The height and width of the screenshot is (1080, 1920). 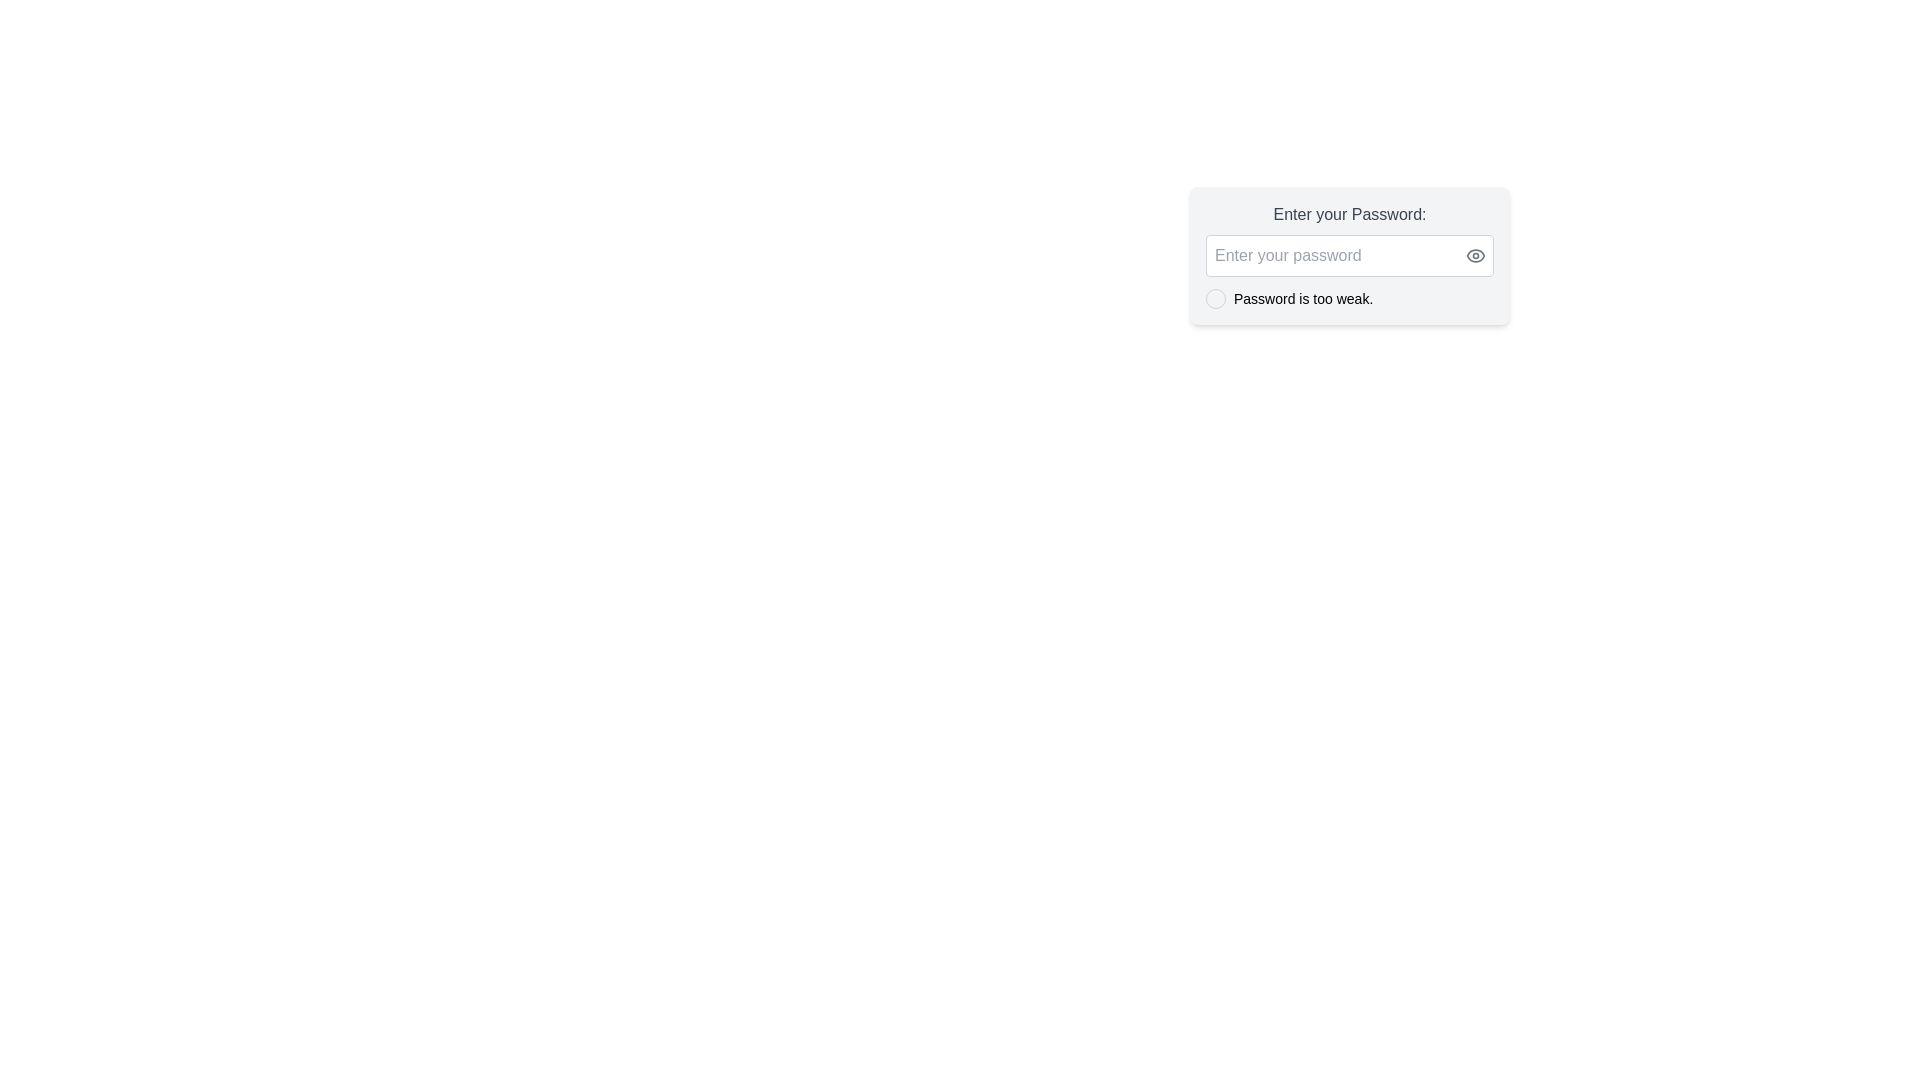 I want to click on feedback message displayed in the Text-feedback component indicating password strength requirements, located below the input field for 'Enter your Password:', so click(x=1349, y=299).